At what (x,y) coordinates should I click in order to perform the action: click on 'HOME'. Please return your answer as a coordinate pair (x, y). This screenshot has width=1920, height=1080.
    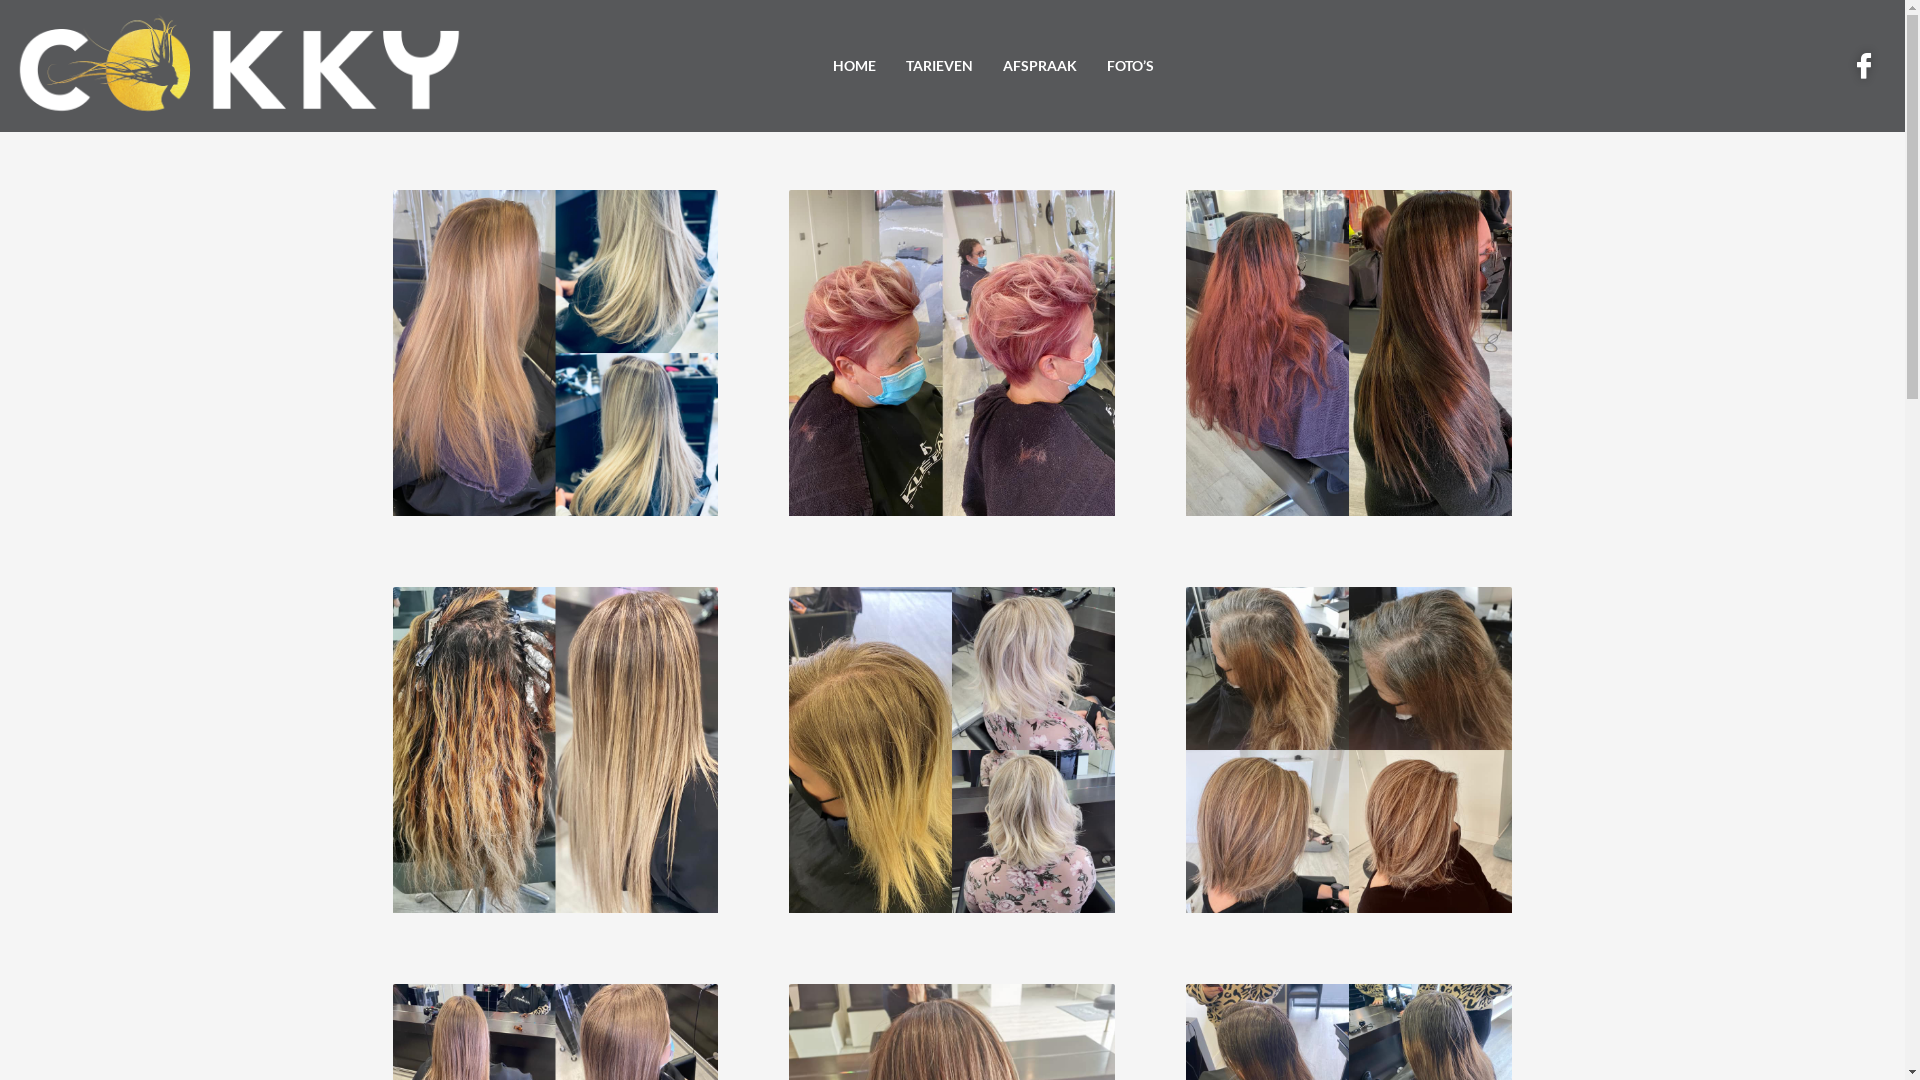
    Looking at the image, I should click on (854, 65).